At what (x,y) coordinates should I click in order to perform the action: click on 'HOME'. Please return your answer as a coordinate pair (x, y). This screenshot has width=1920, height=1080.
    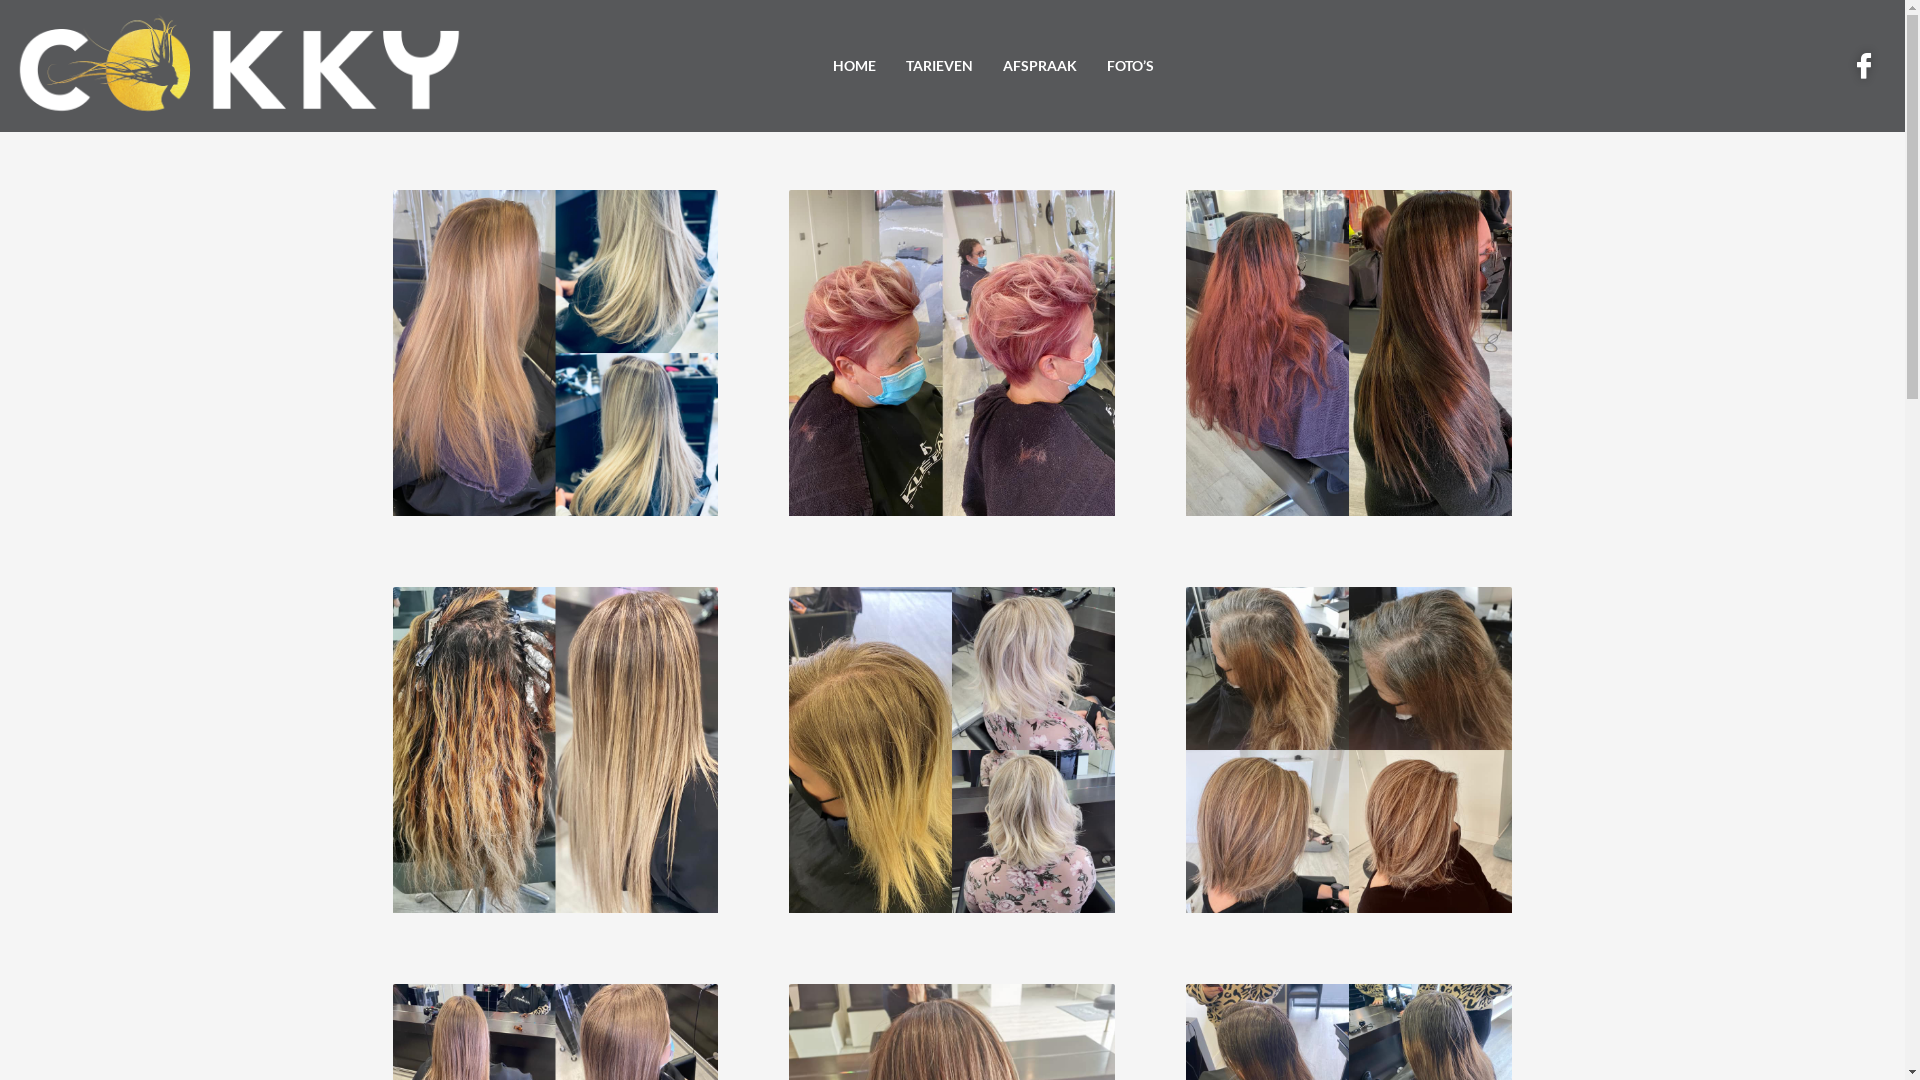
    Looking at the image, I should click on (854, 65).